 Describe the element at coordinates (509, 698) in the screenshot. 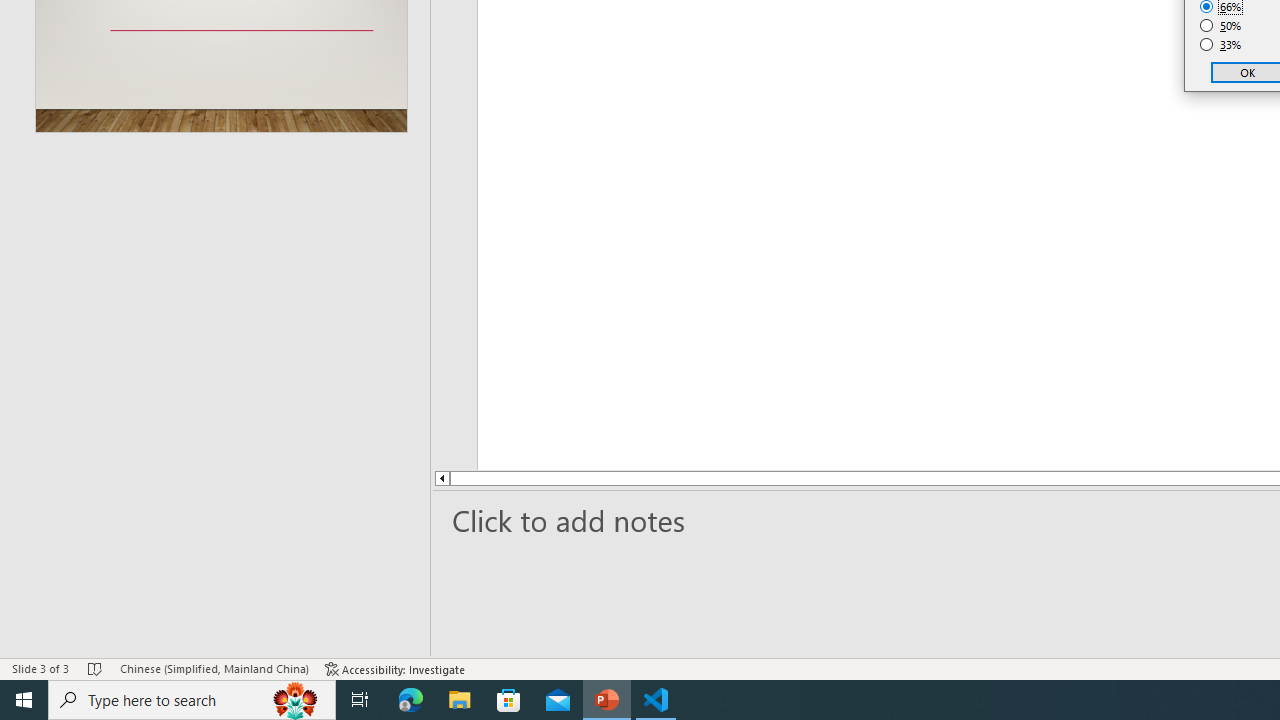

I see `'Microsoft Store'` at that location.